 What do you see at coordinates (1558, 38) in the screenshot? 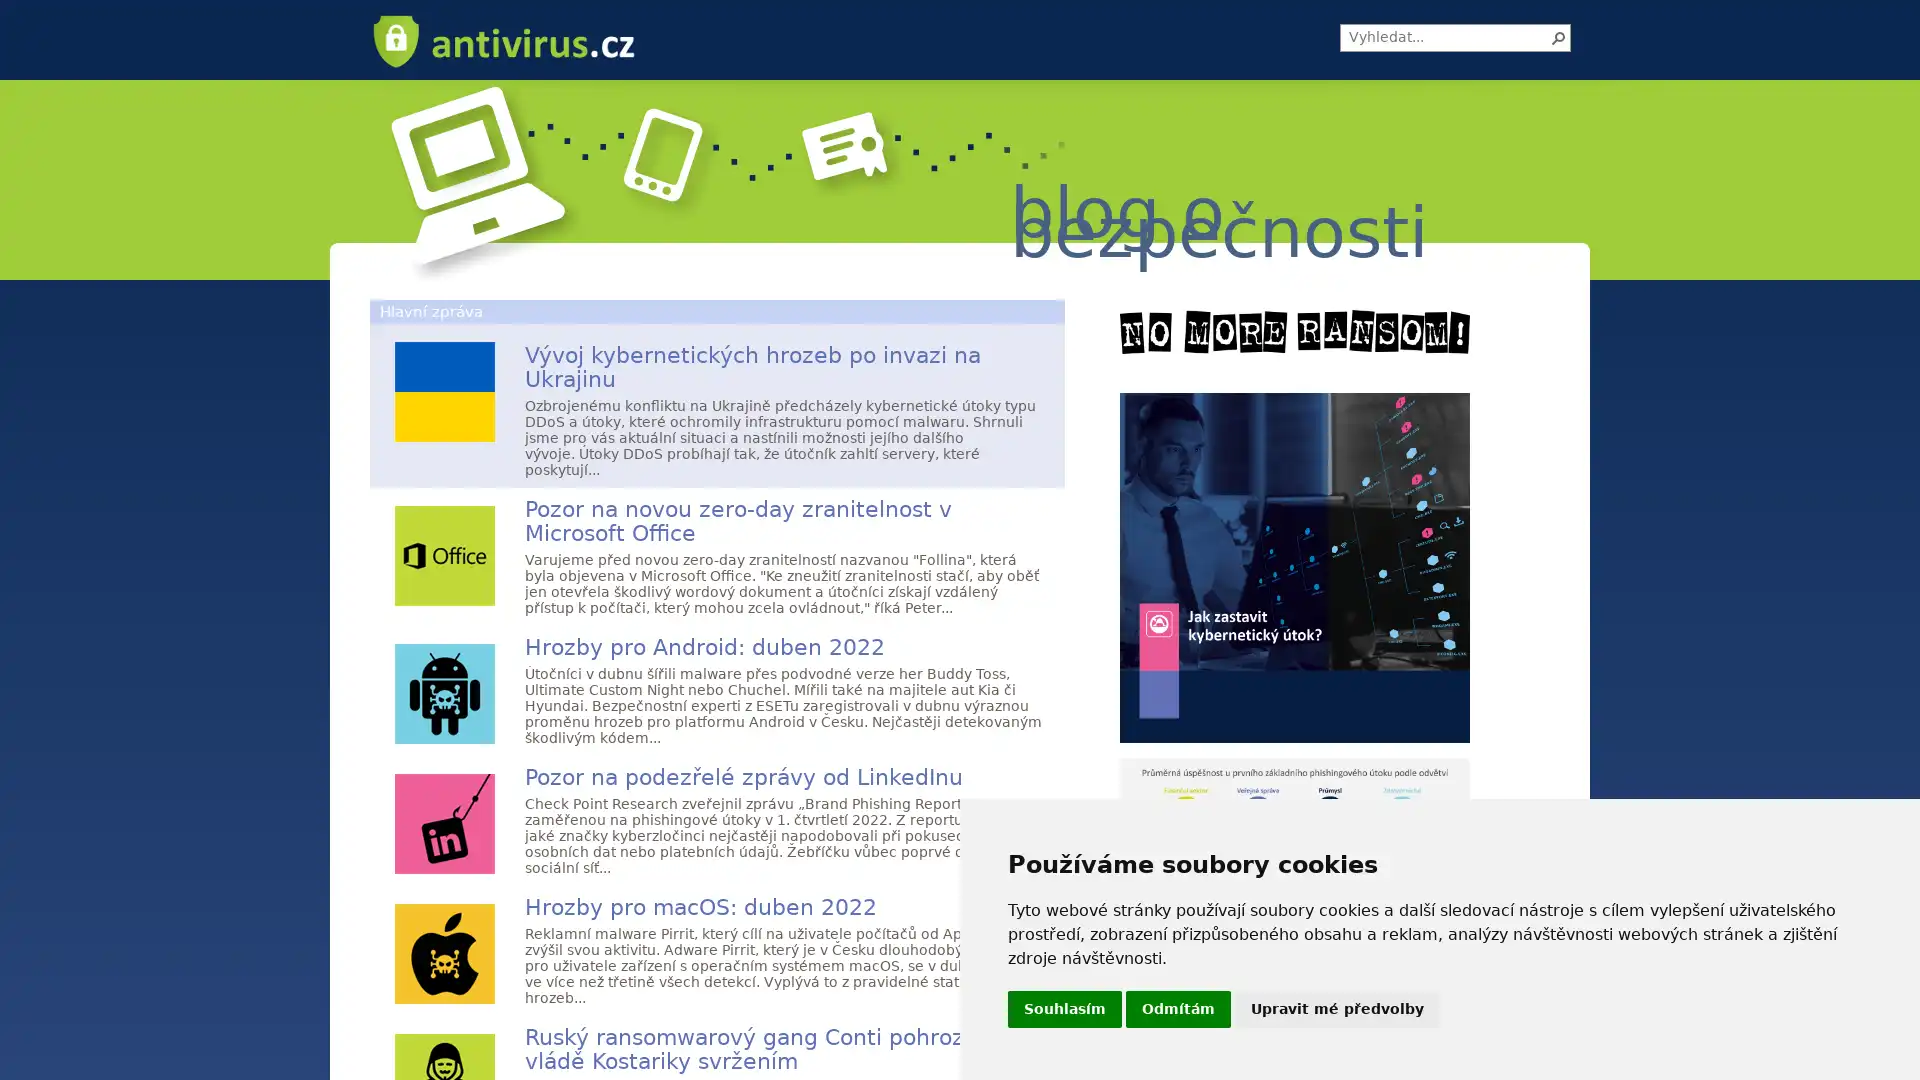
I see `Vyhledat` at bounding box center [1558, 38].